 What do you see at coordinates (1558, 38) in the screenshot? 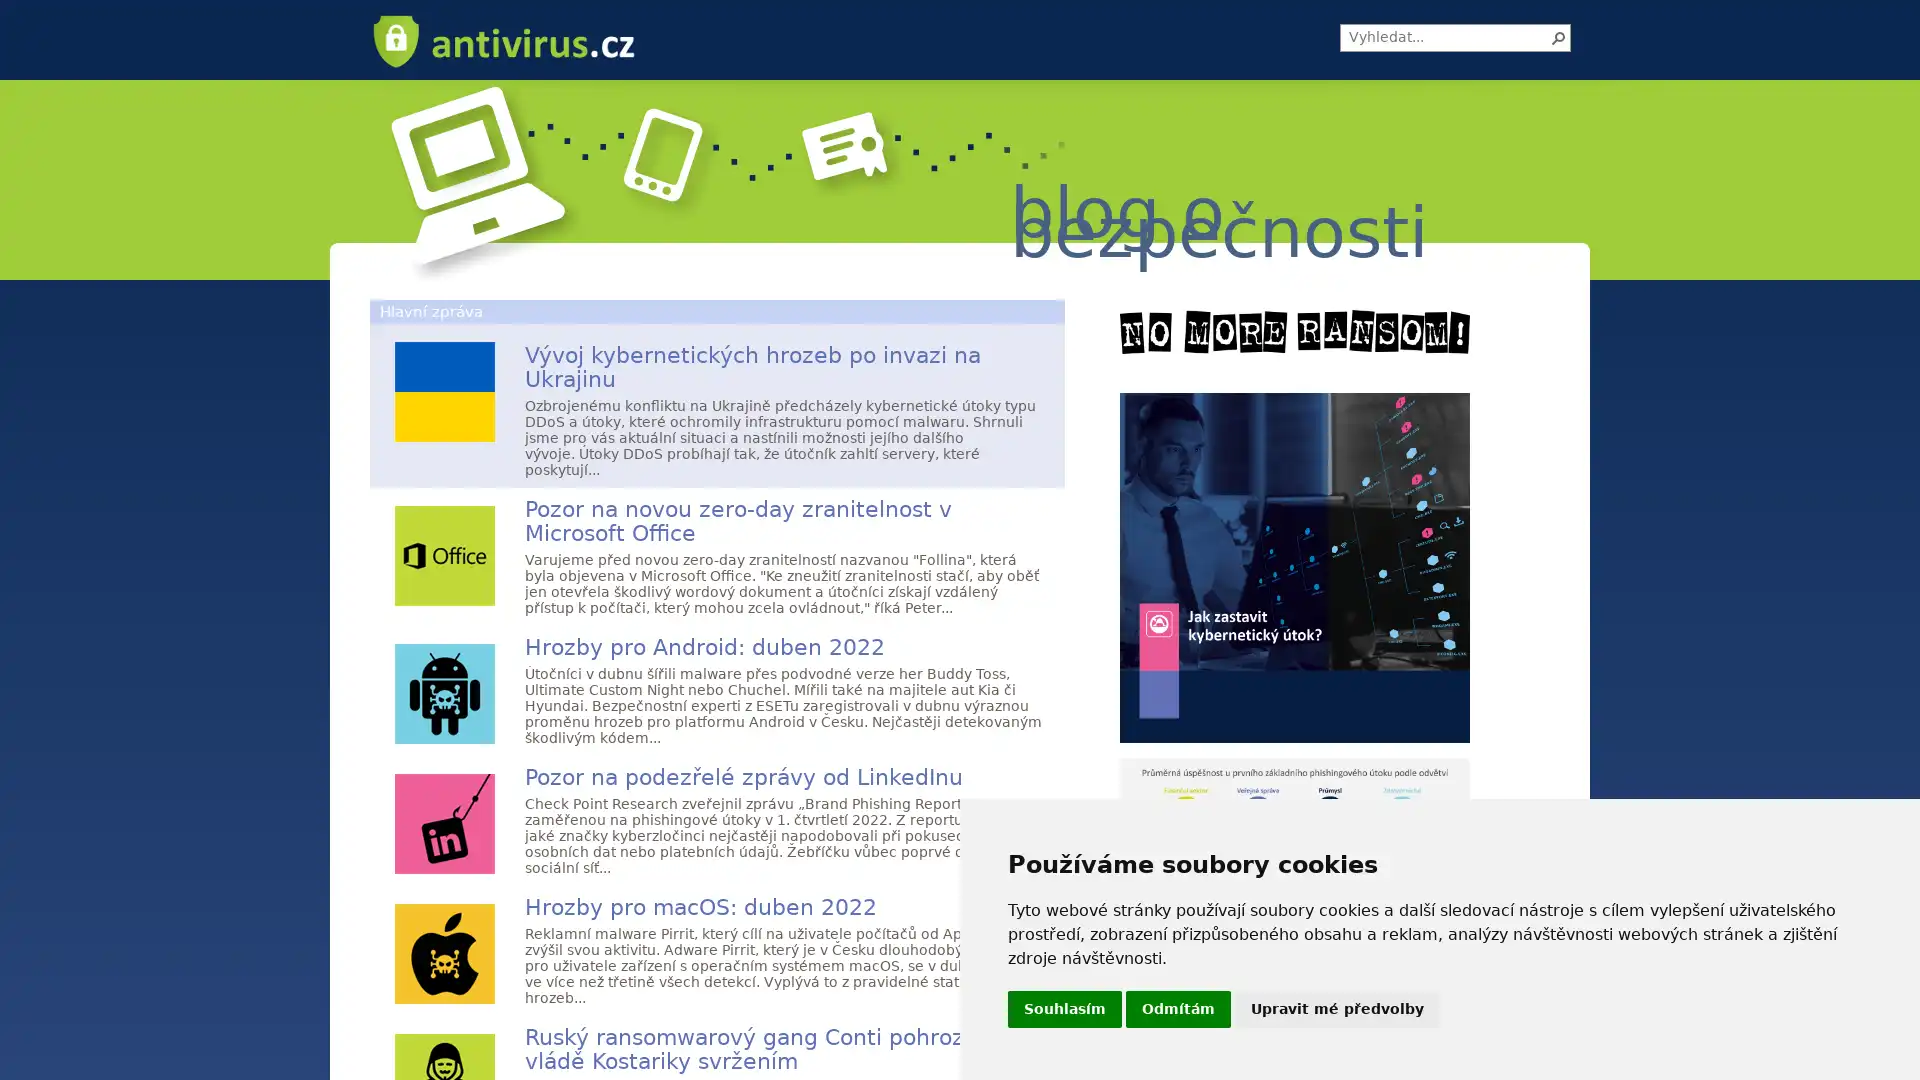
I see `Vyhledat` at bounding box center [1558, 38].